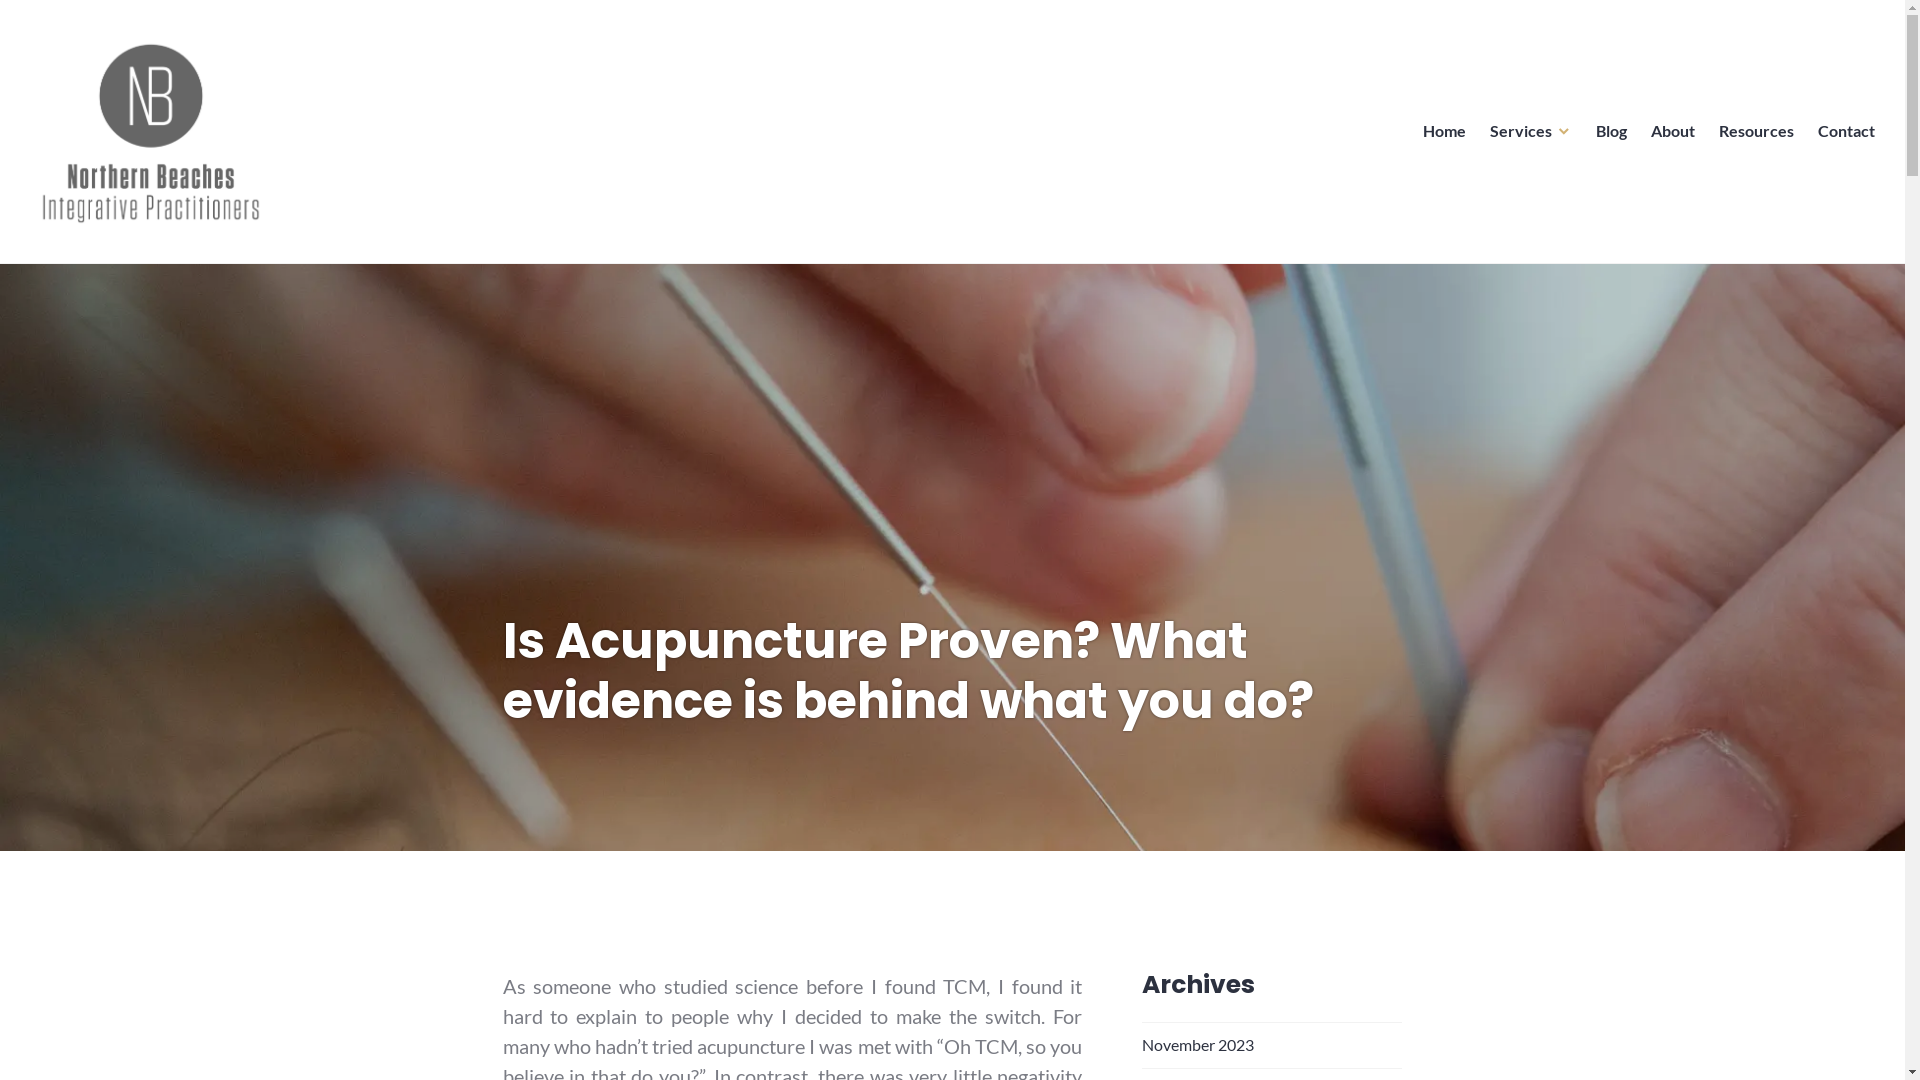 The width and height of the screenshot is (1920, 1080). Describe the element at coordinates (1530, 131) in the screenshot. I see `'Services'` at that location.